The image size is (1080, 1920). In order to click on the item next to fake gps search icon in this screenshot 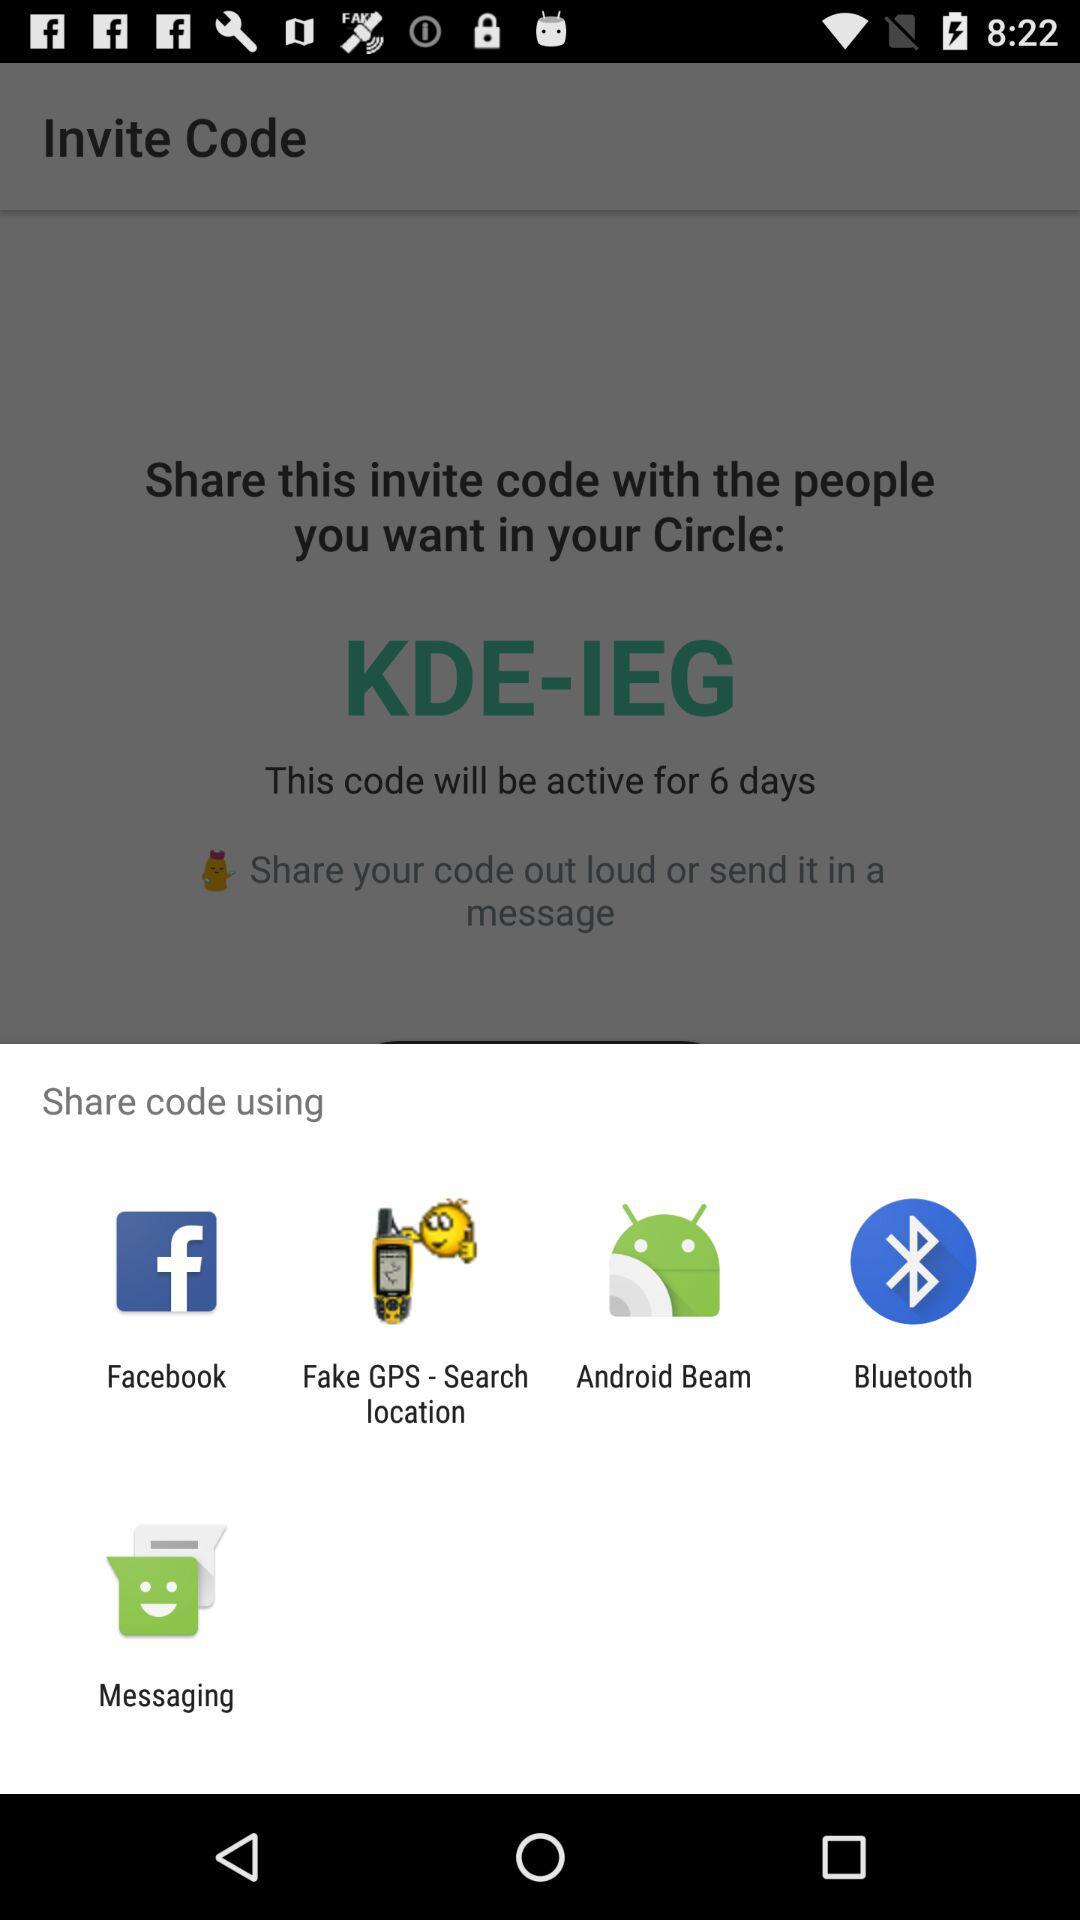, I will do `click(664, 1392)`.